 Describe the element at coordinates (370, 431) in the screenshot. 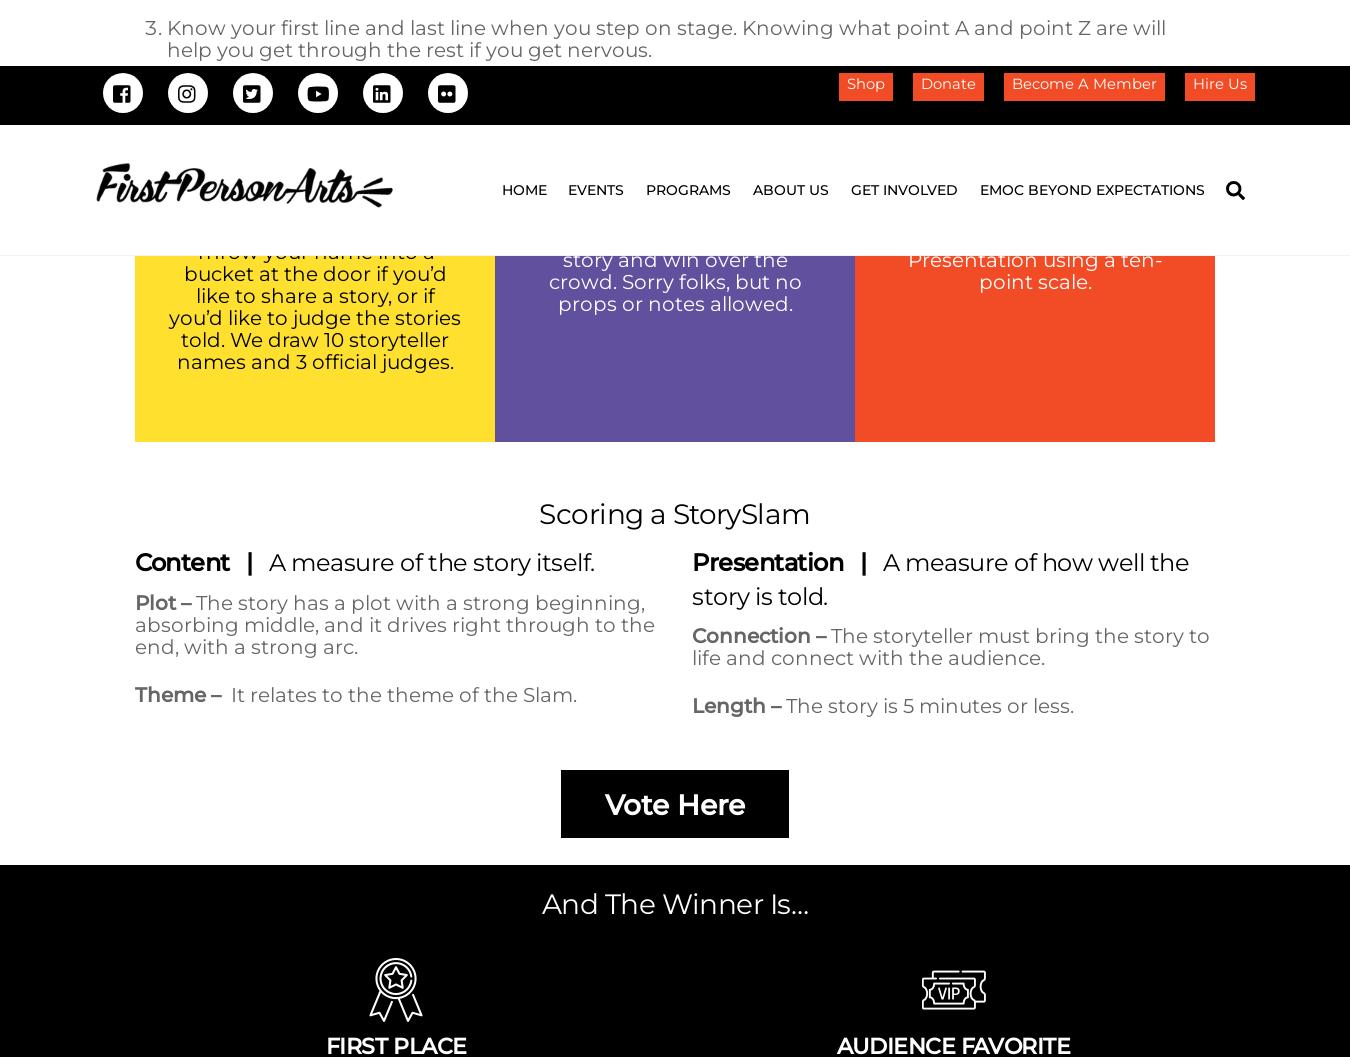

I see `'you!'` at that location.